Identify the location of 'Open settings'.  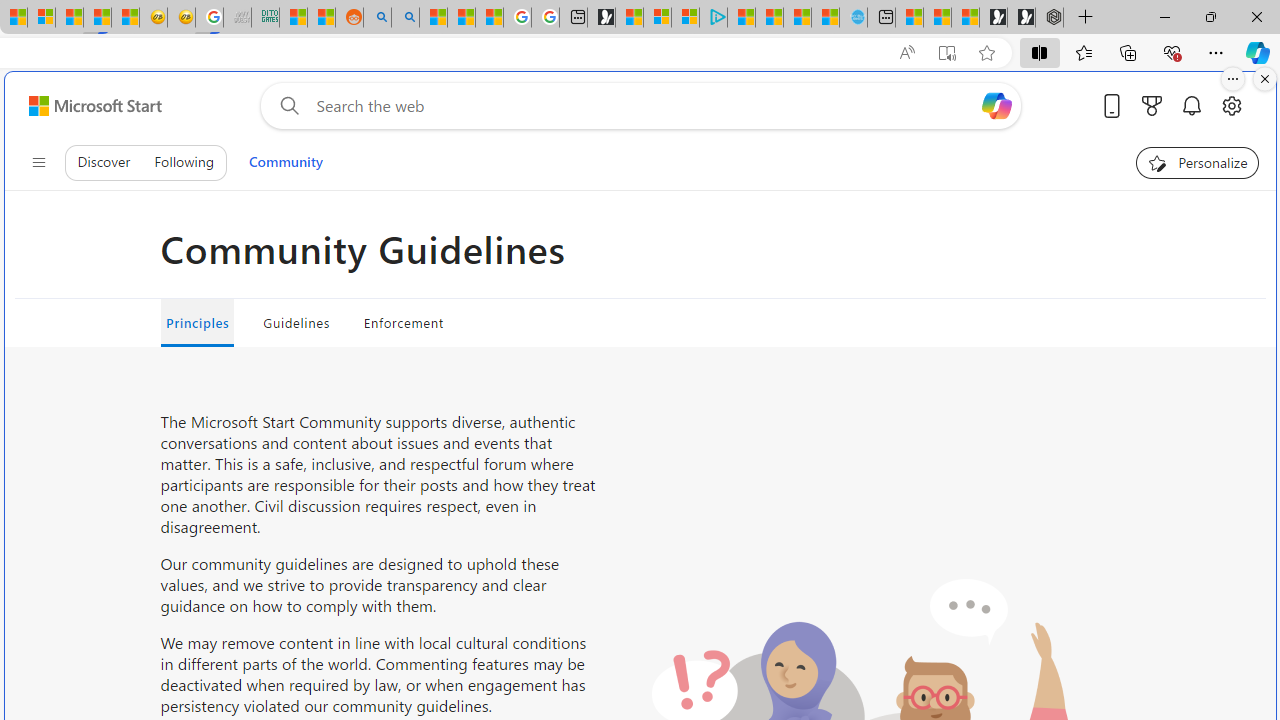
(1231, 105).